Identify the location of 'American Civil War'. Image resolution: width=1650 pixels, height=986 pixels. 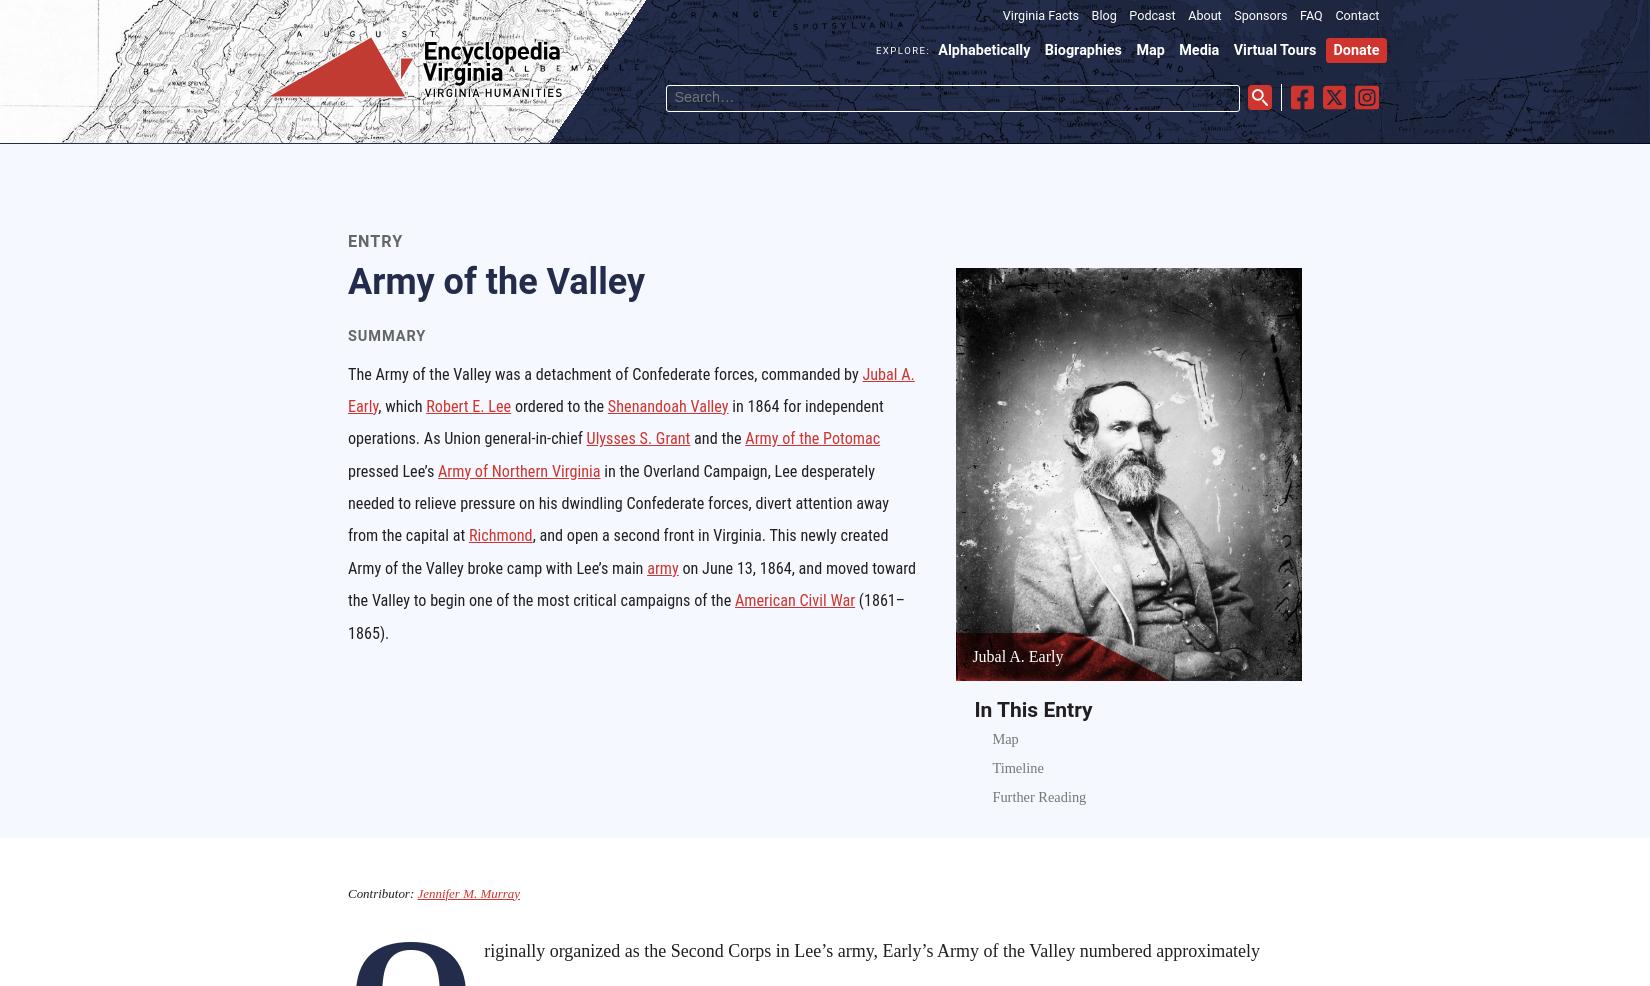
(793, 600).